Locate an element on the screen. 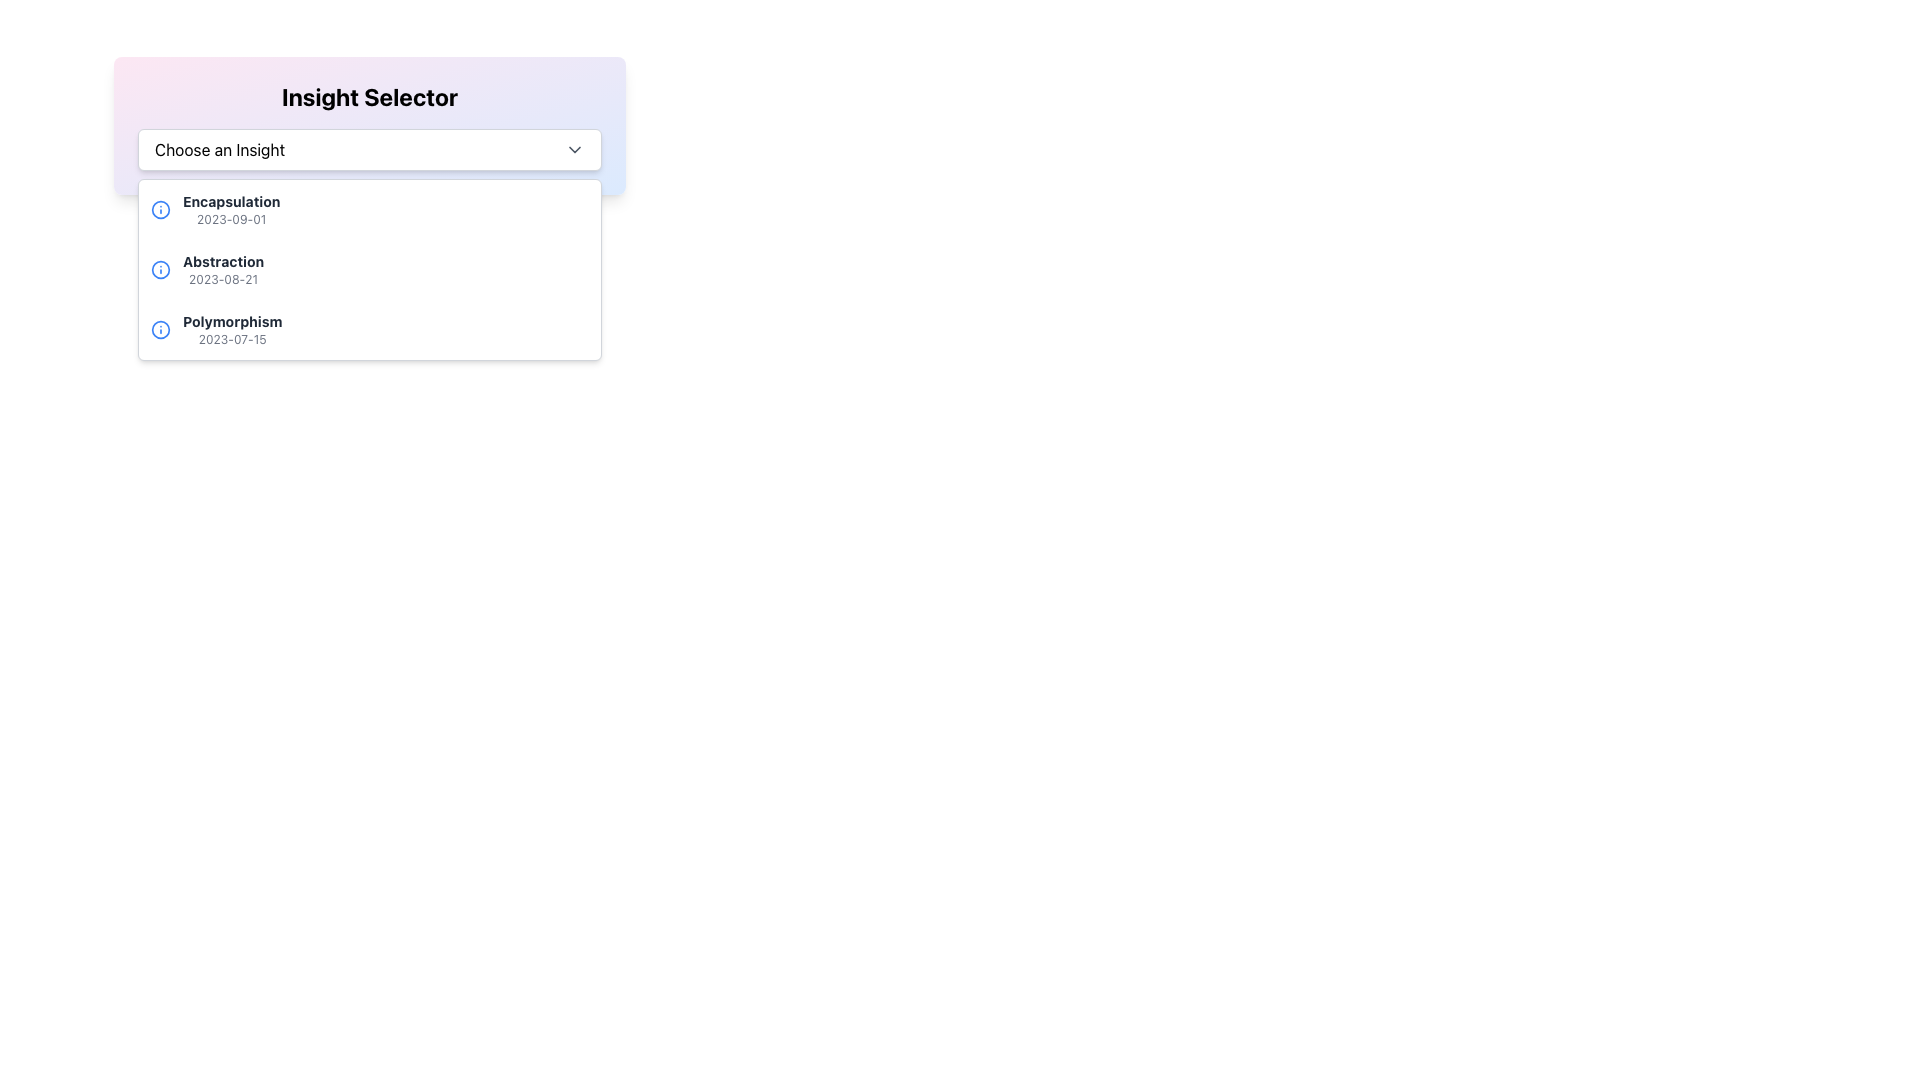 This screenshot has width=1920, height=1080. the static text displaying the date for the 'Polymorphism' entry in the Insight Selector dropdown menu, located beneath the main label text is located at coordinates (232, 338).